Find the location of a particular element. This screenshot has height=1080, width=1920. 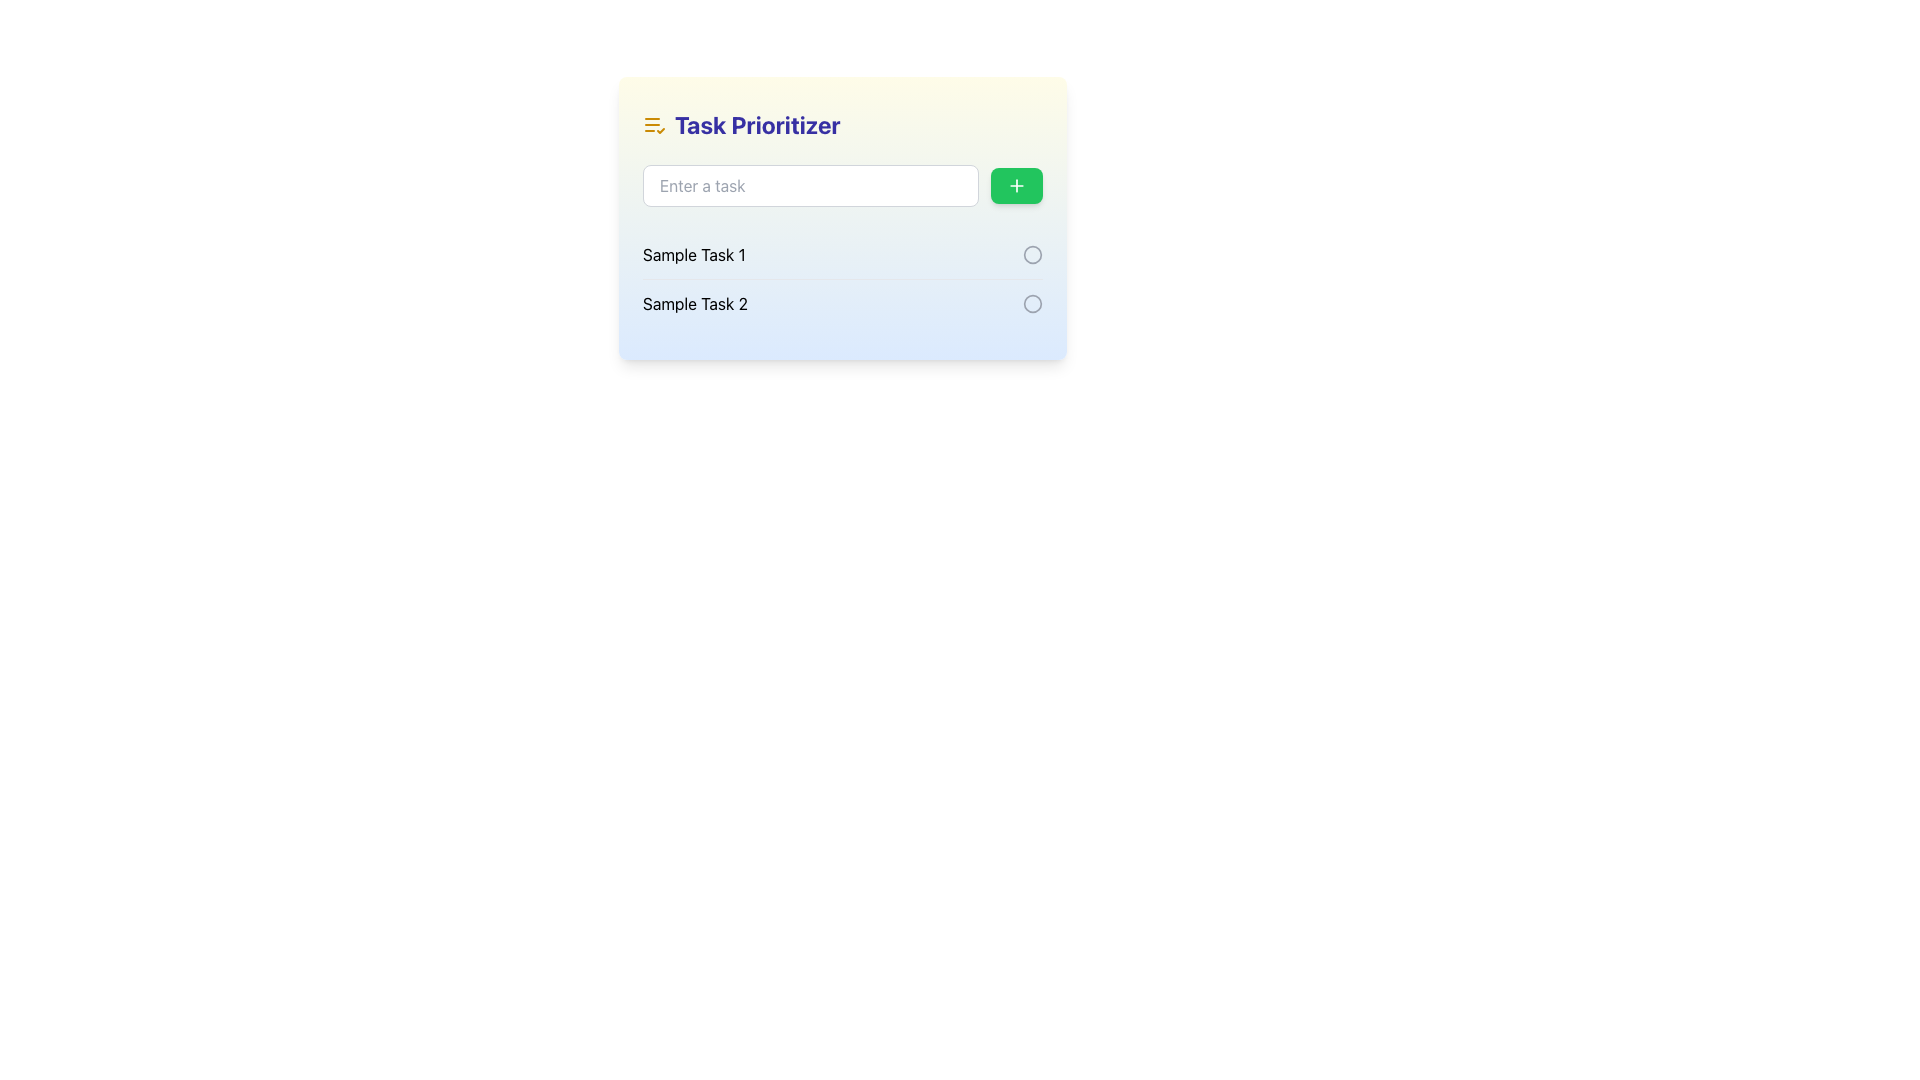

the actionable button associated with 'Sample Task 1' is located at coordinates (1032, 253).